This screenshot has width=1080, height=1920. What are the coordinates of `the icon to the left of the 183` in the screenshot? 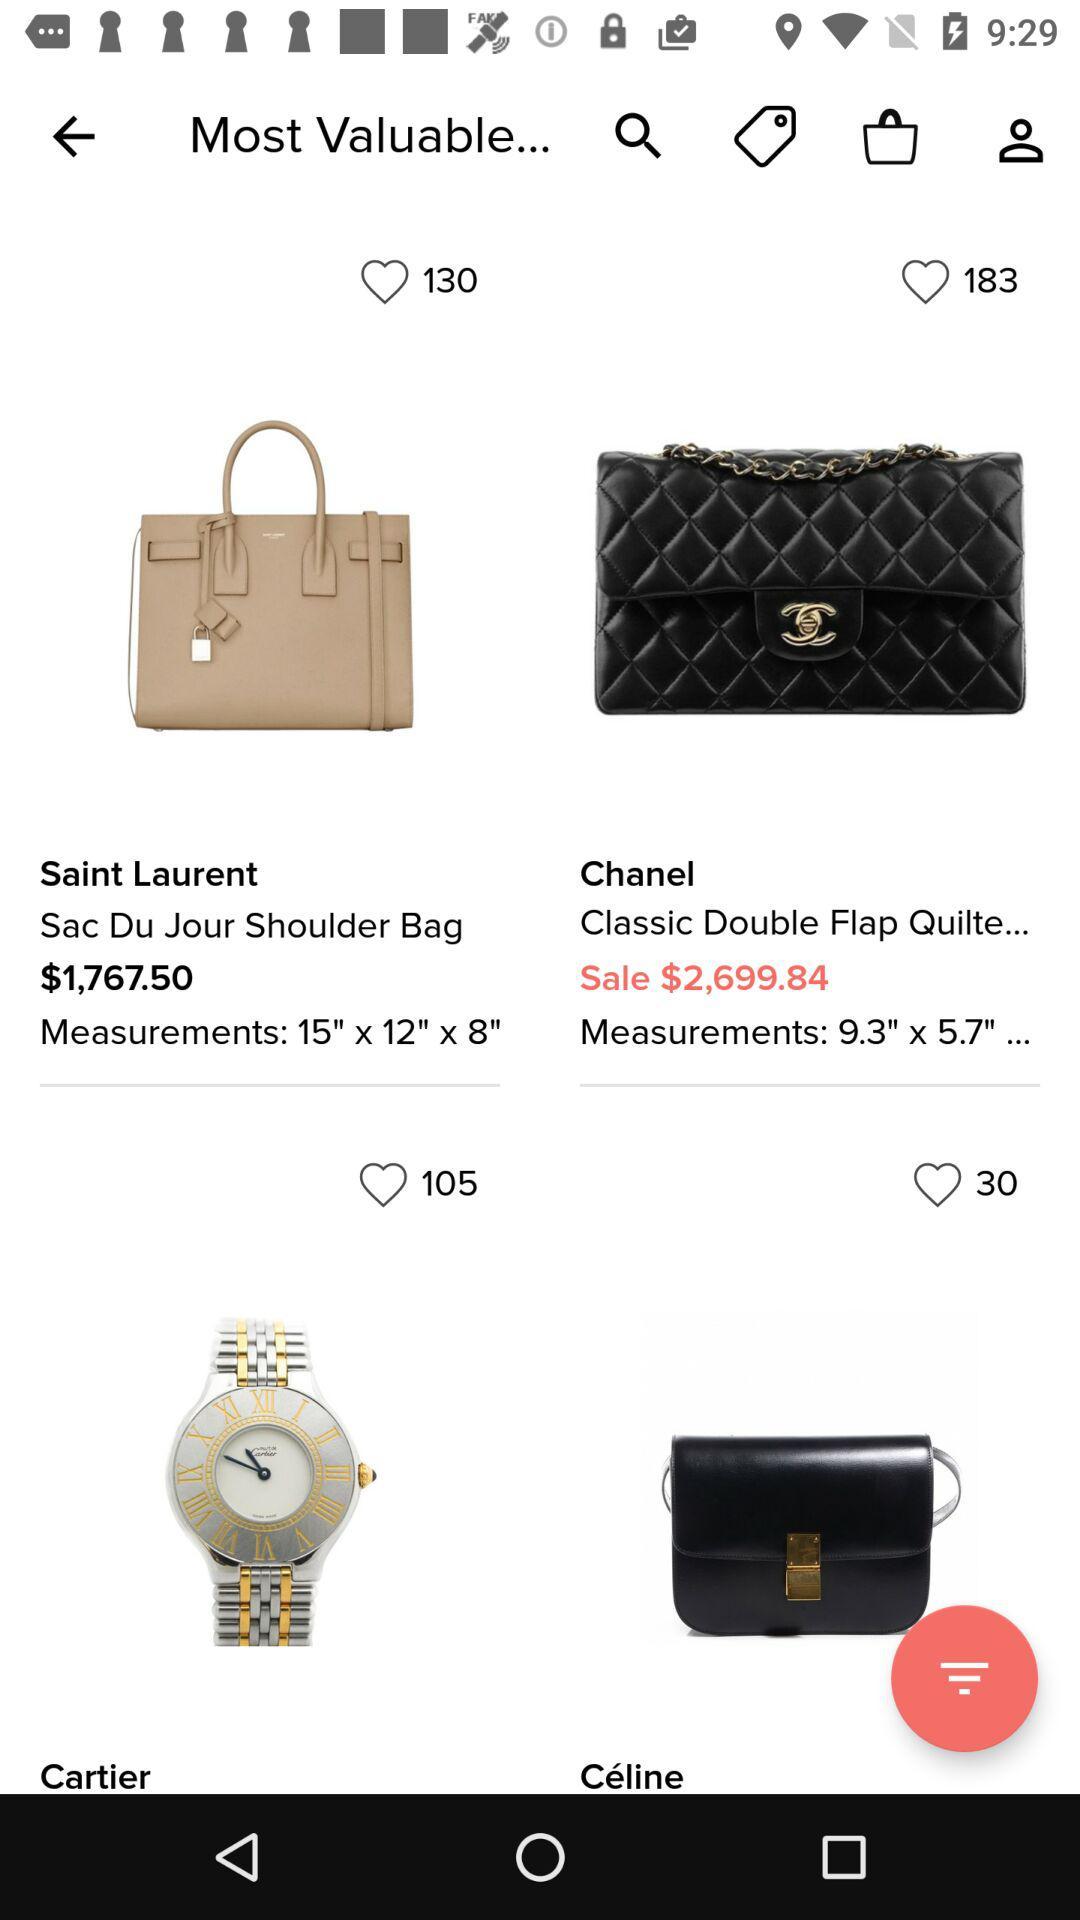 It's located at (418, 280).